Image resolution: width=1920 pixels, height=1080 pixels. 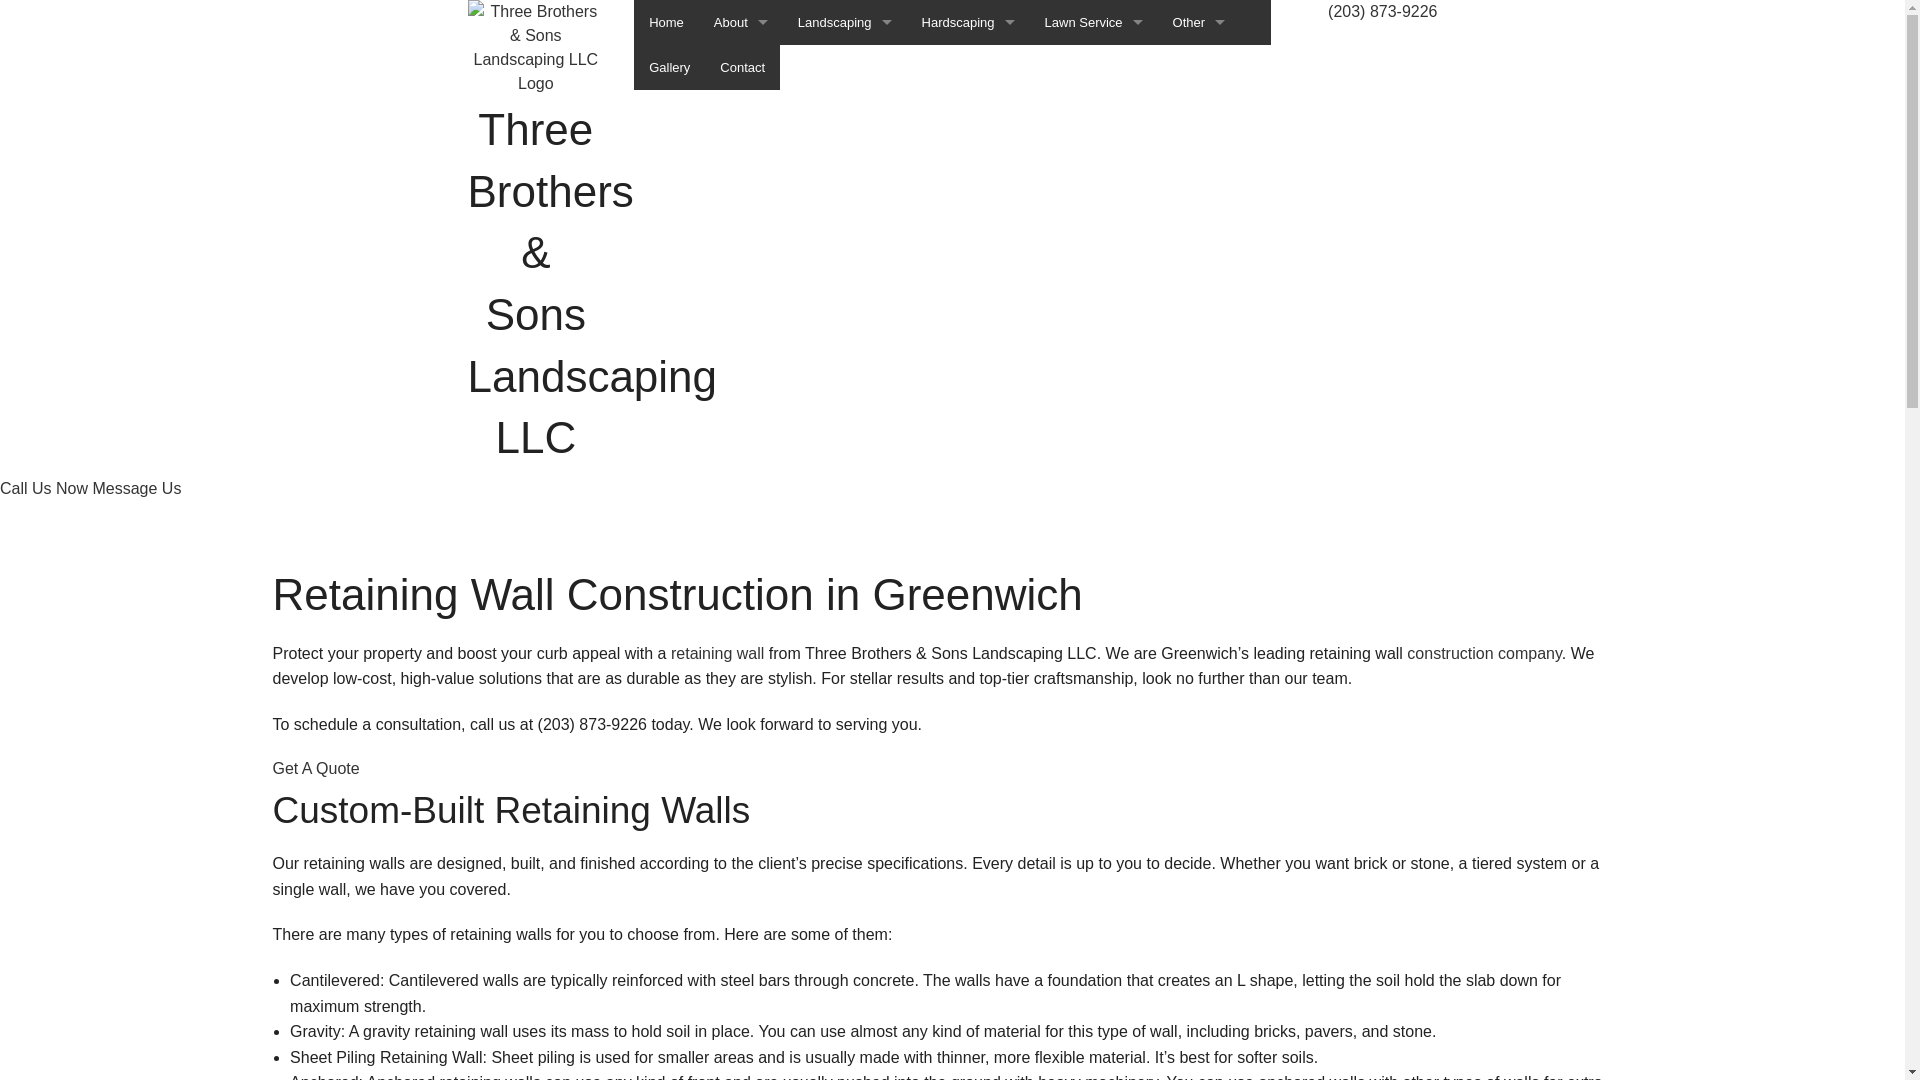 What do you see at coordinates (1199, 156) in the screenshot?
I see `'Lawn Dethatching'` at bounding box center [1199, 156].